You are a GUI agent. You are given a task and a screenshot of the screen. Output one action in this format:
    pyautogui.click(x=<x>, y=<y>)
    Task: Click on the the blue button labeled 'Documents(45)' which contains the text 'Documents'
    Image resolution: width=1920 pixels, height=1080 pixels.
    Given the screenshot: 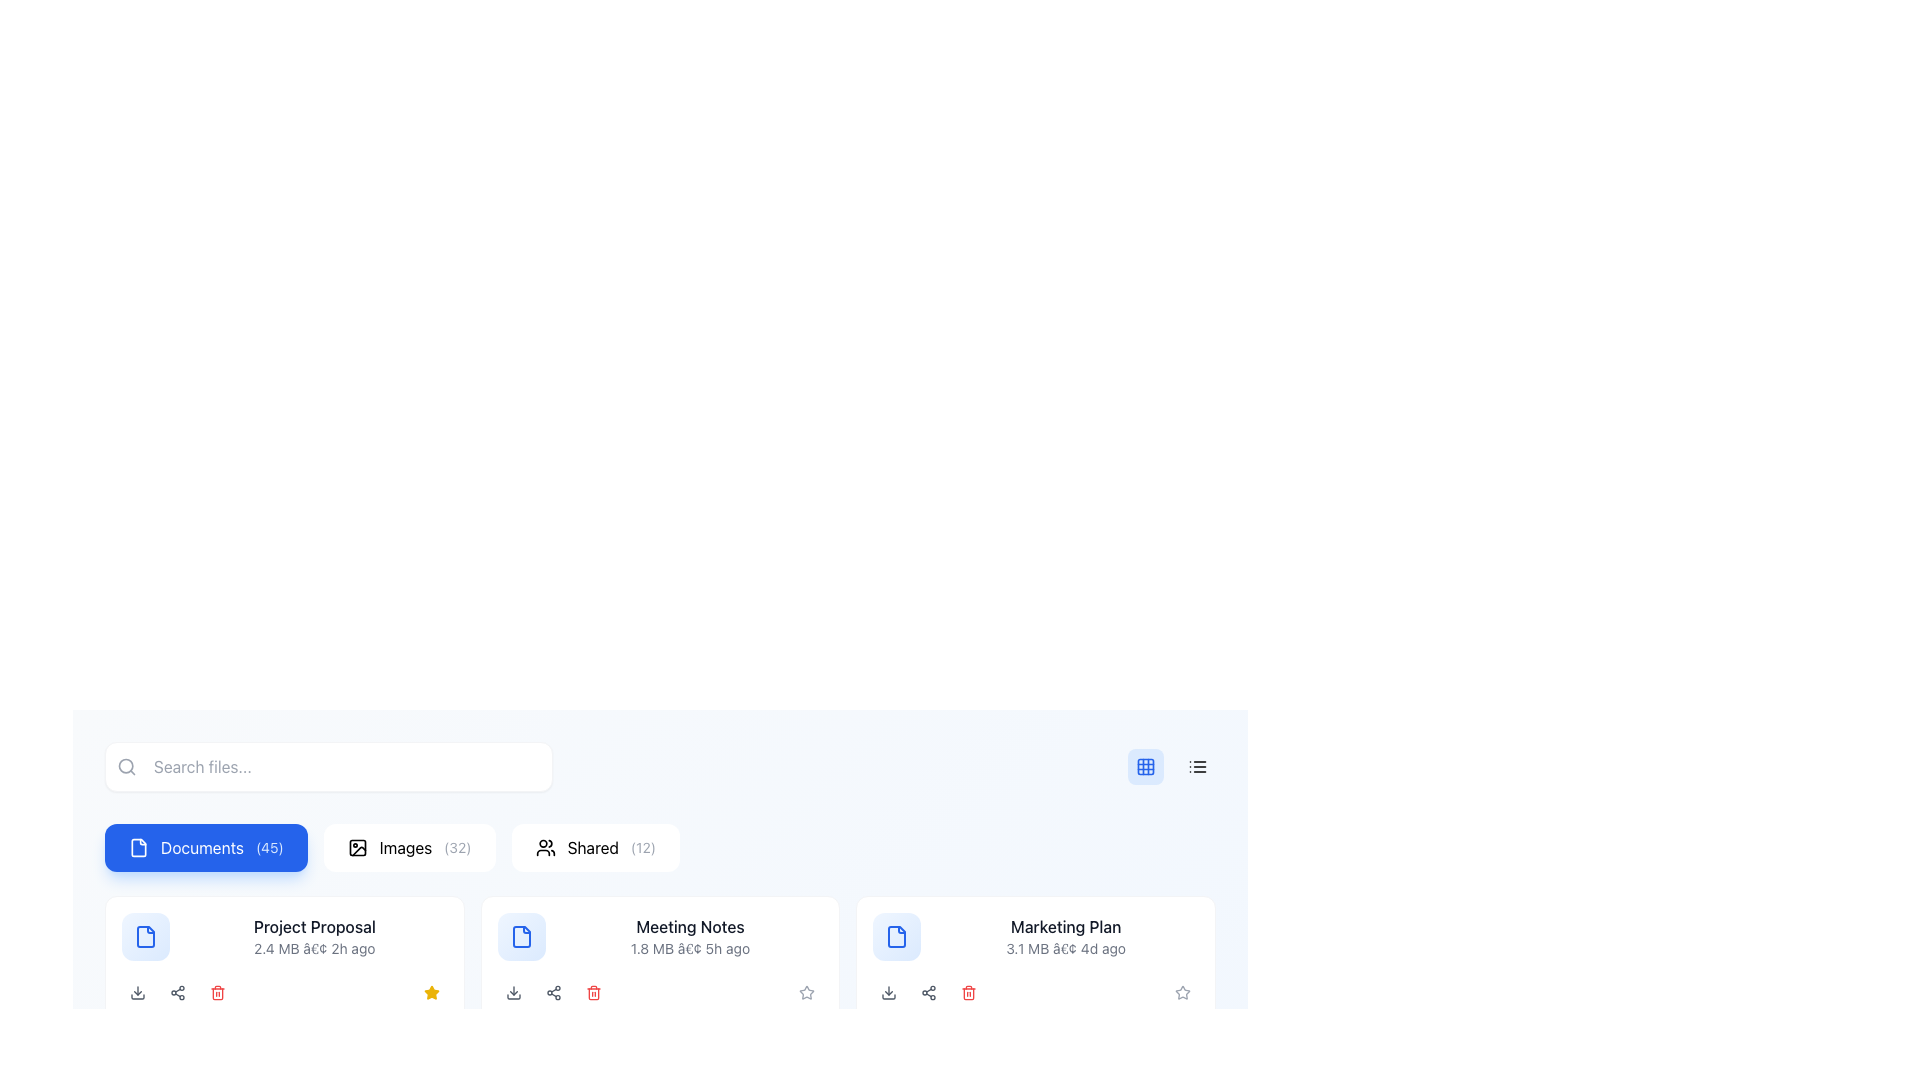 What is the action you would take?
    pyautogui.click(x=202, y=848)
    